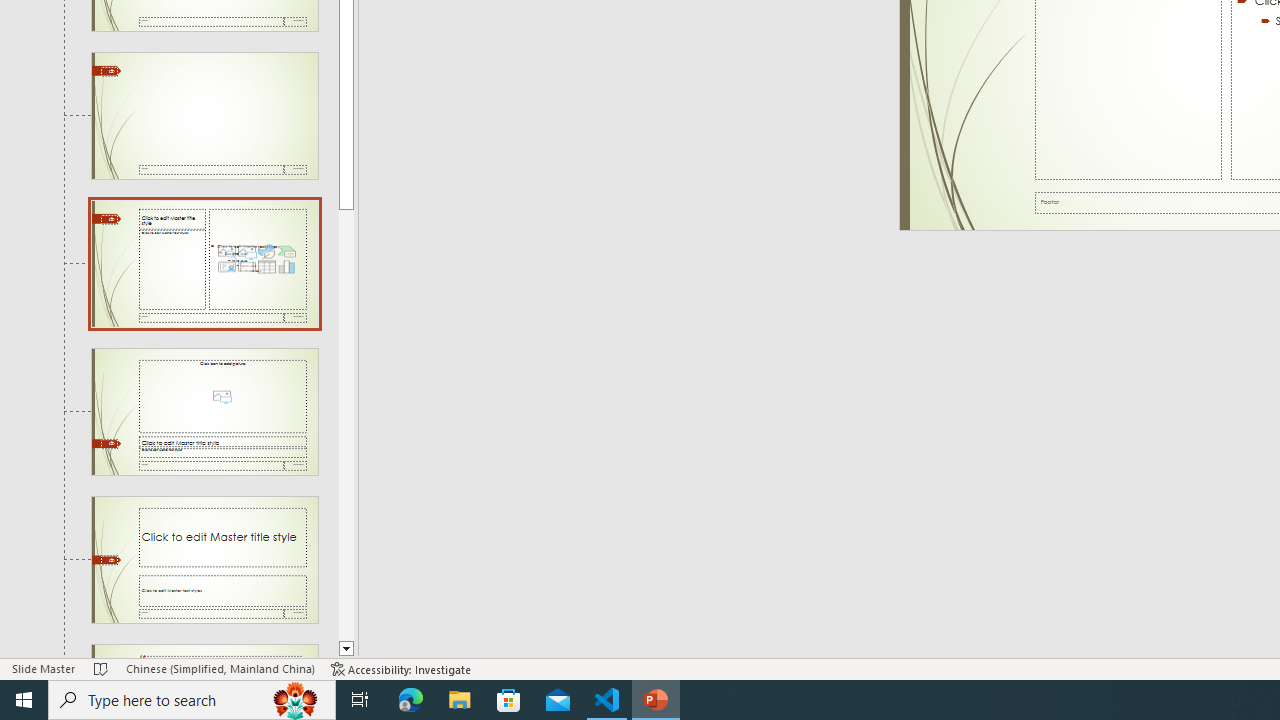 Image resolution: width=1280 pixels, height=720 pixels. What do you see at coordinates (204, 411) in the screenshot?
I see `'Slide Picture with Caption Layout: used by no slides'` at bounding box center [204, 411].